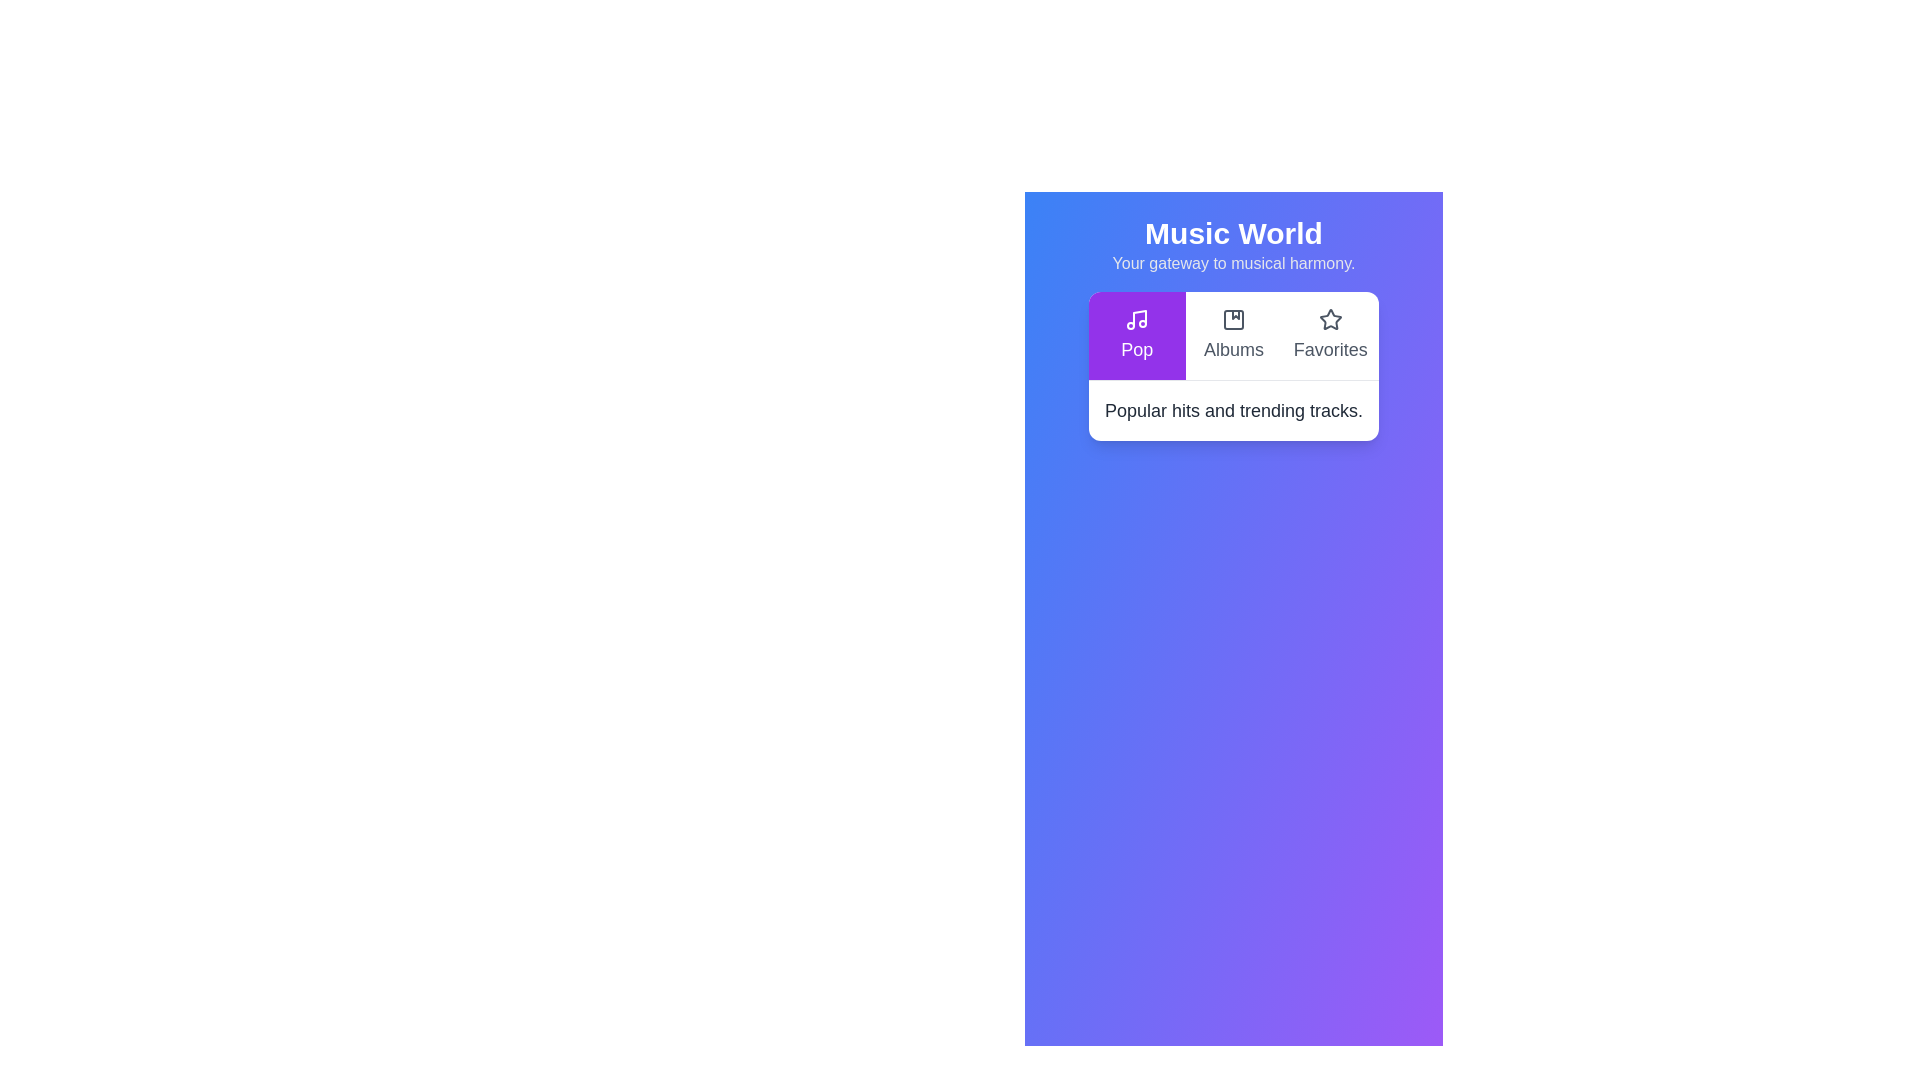  Describe the element at coordinates (1137, 334) in the screenshot. I see `the 'Pop' button to view its description` at that location.